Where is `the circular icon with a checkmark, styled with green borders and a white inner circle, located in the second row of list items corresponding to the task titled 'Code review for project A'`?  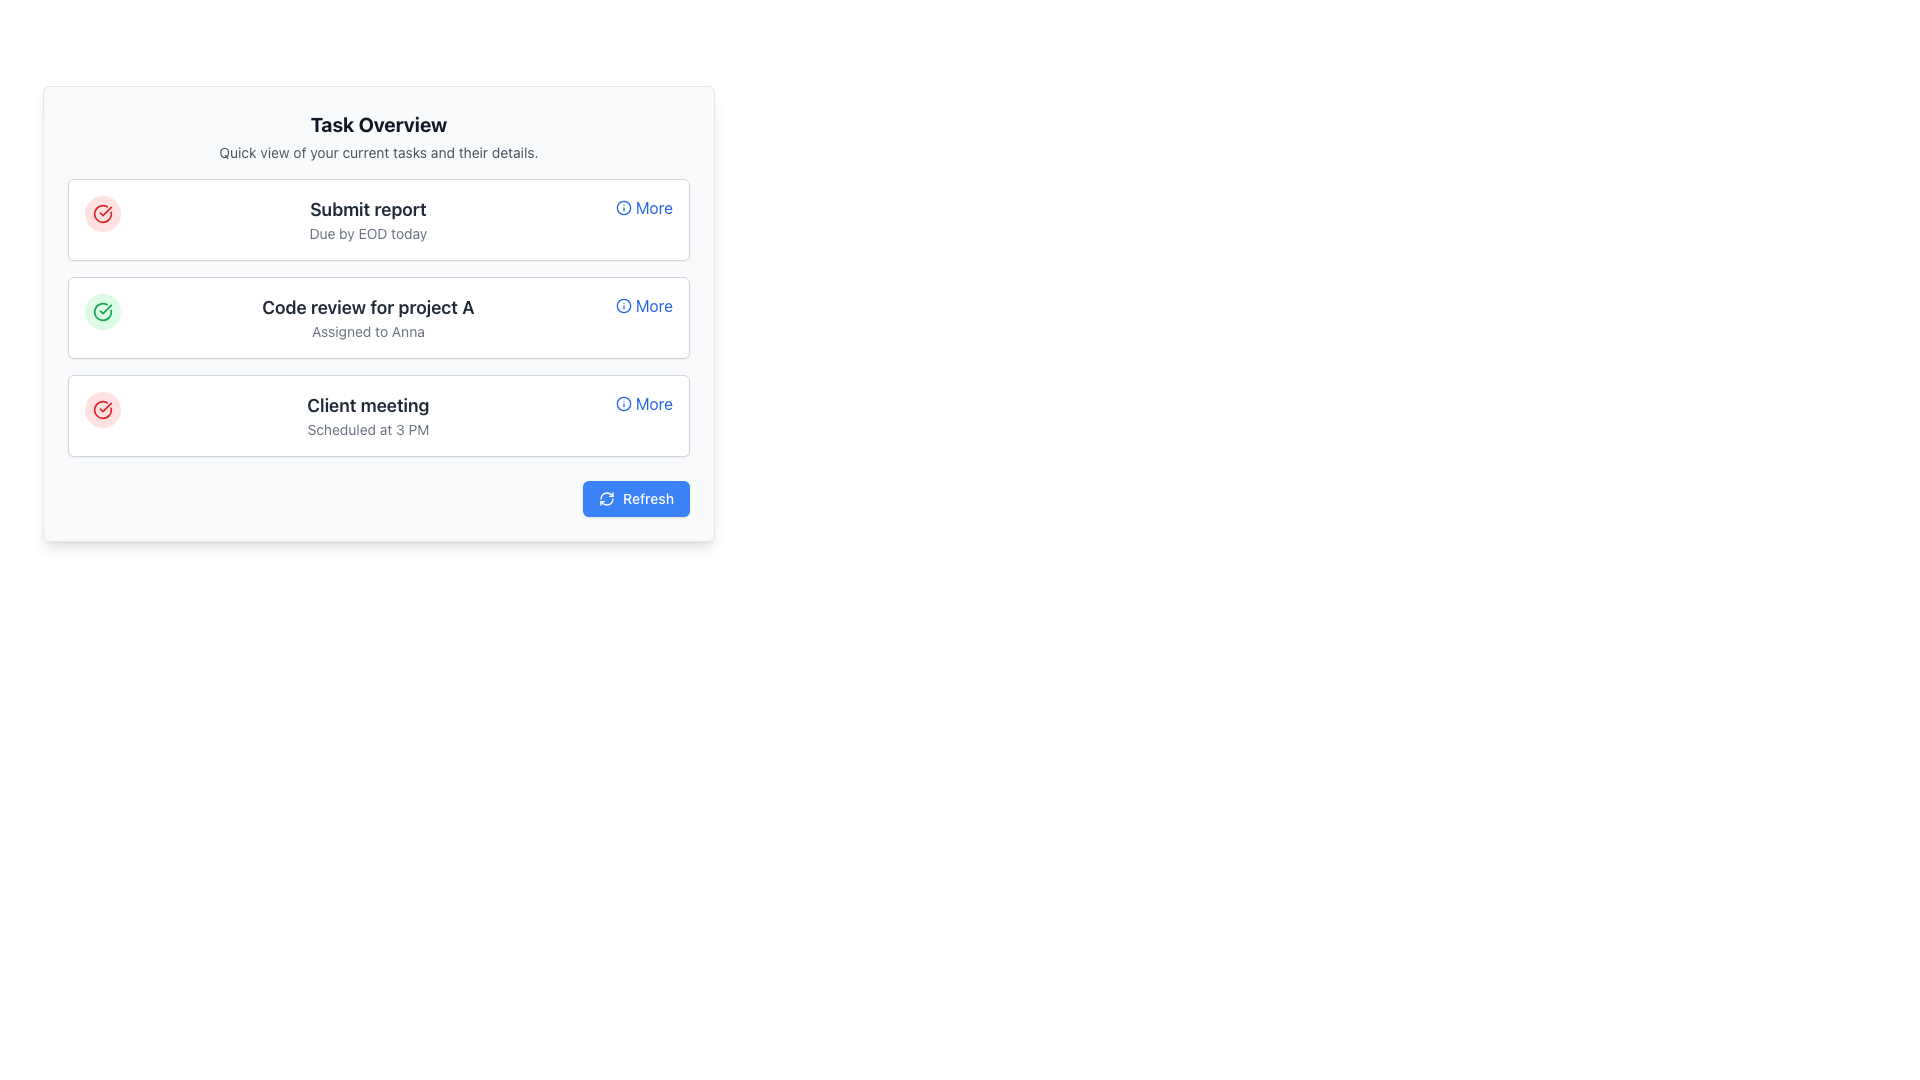 the circular icon with a checkmark, styled with green borders and a white inner circle, located in the second row of list items corresponding to the task titled 'Code review for project A' is located at coordinates (101, 312).